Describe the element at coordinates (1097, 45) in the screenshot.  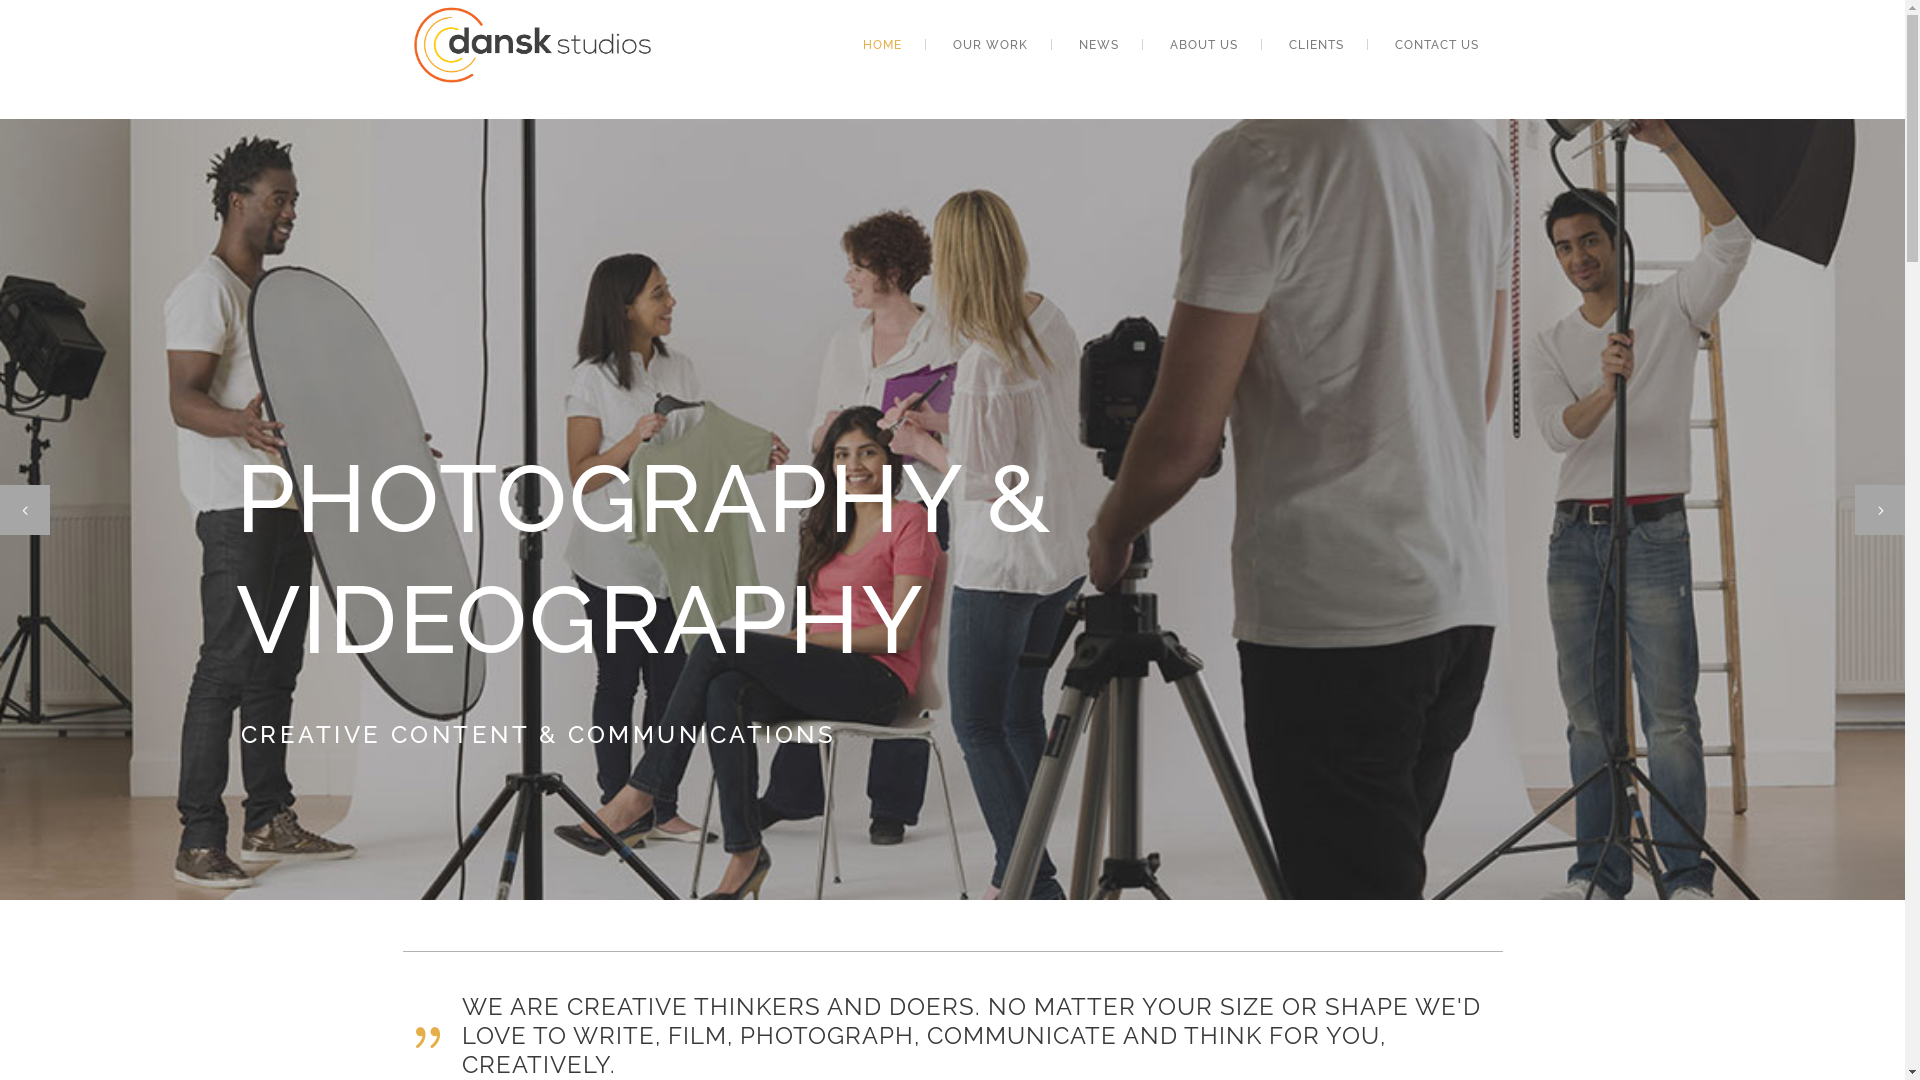
I see `'NEWS'` at that location.